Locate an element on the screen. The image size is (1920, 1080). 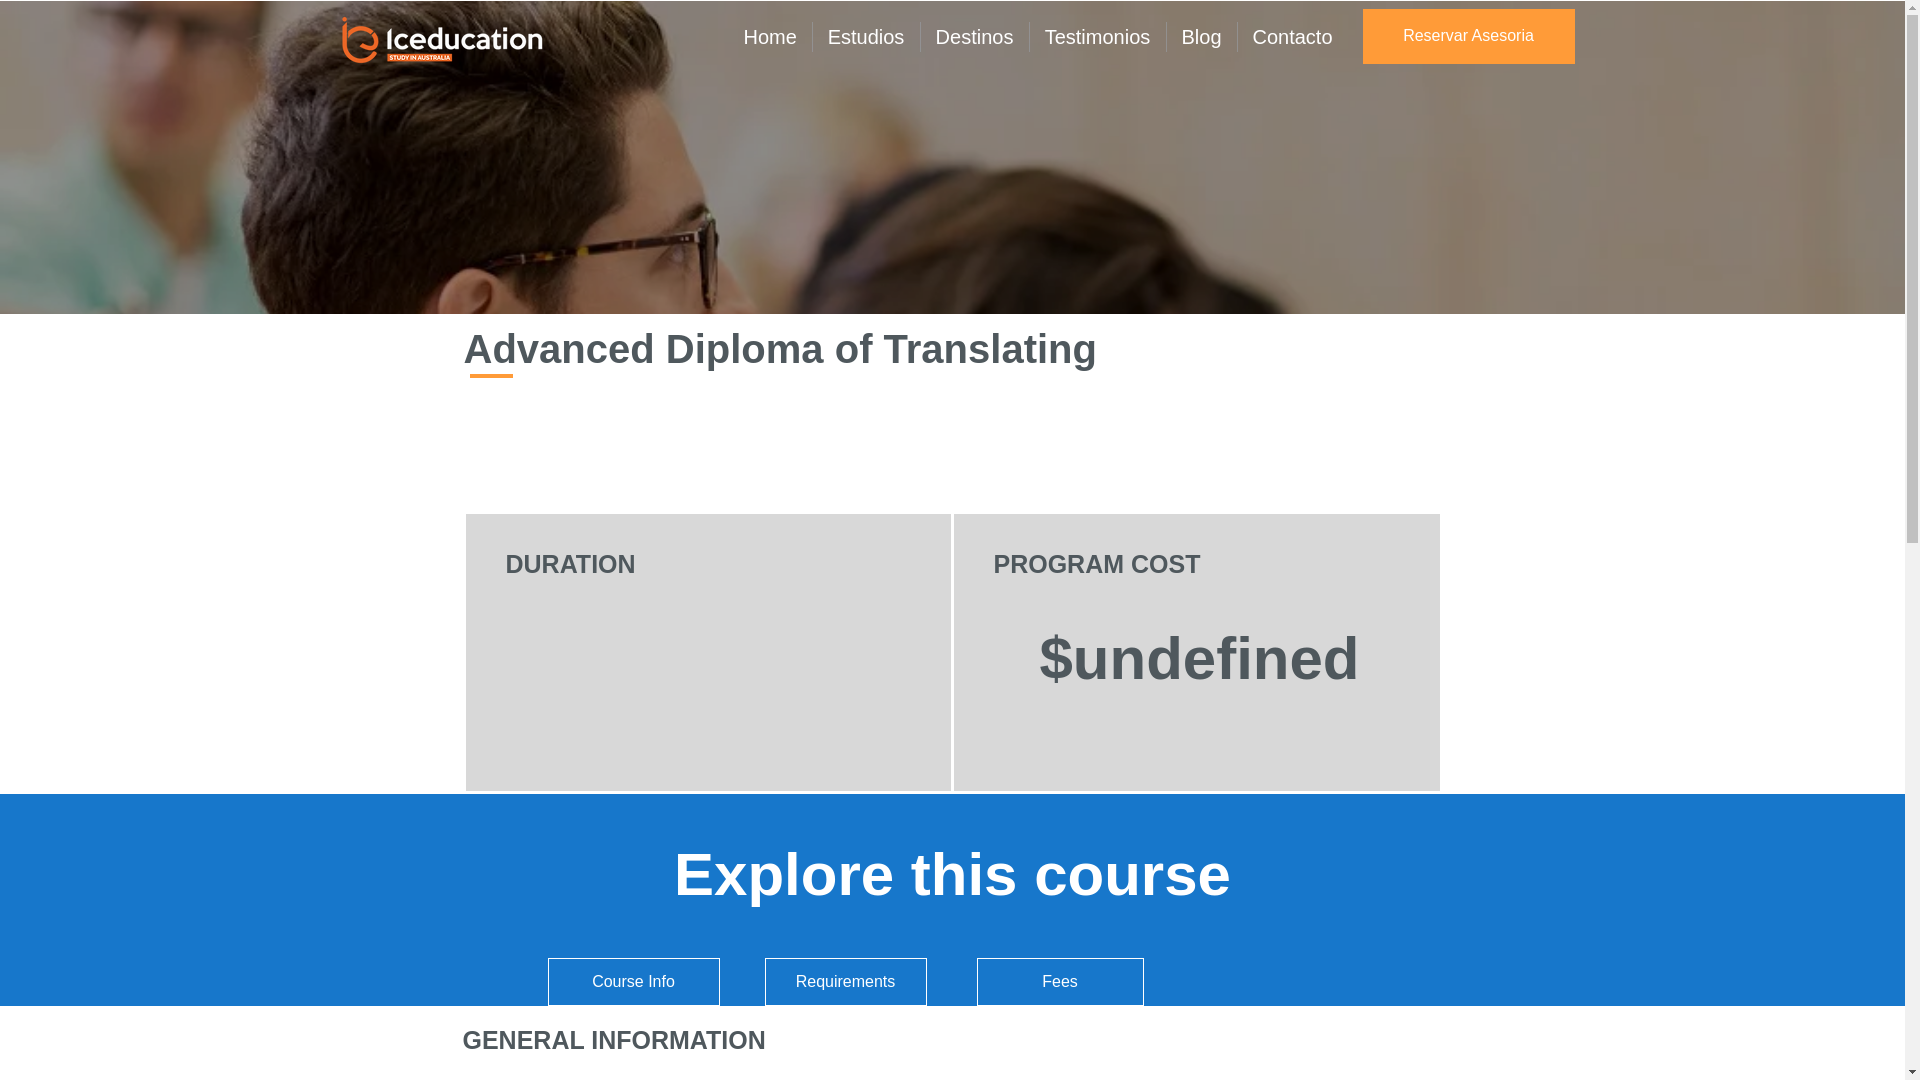
'Reservar Asesoria' is located at coordinates (1468, 36).